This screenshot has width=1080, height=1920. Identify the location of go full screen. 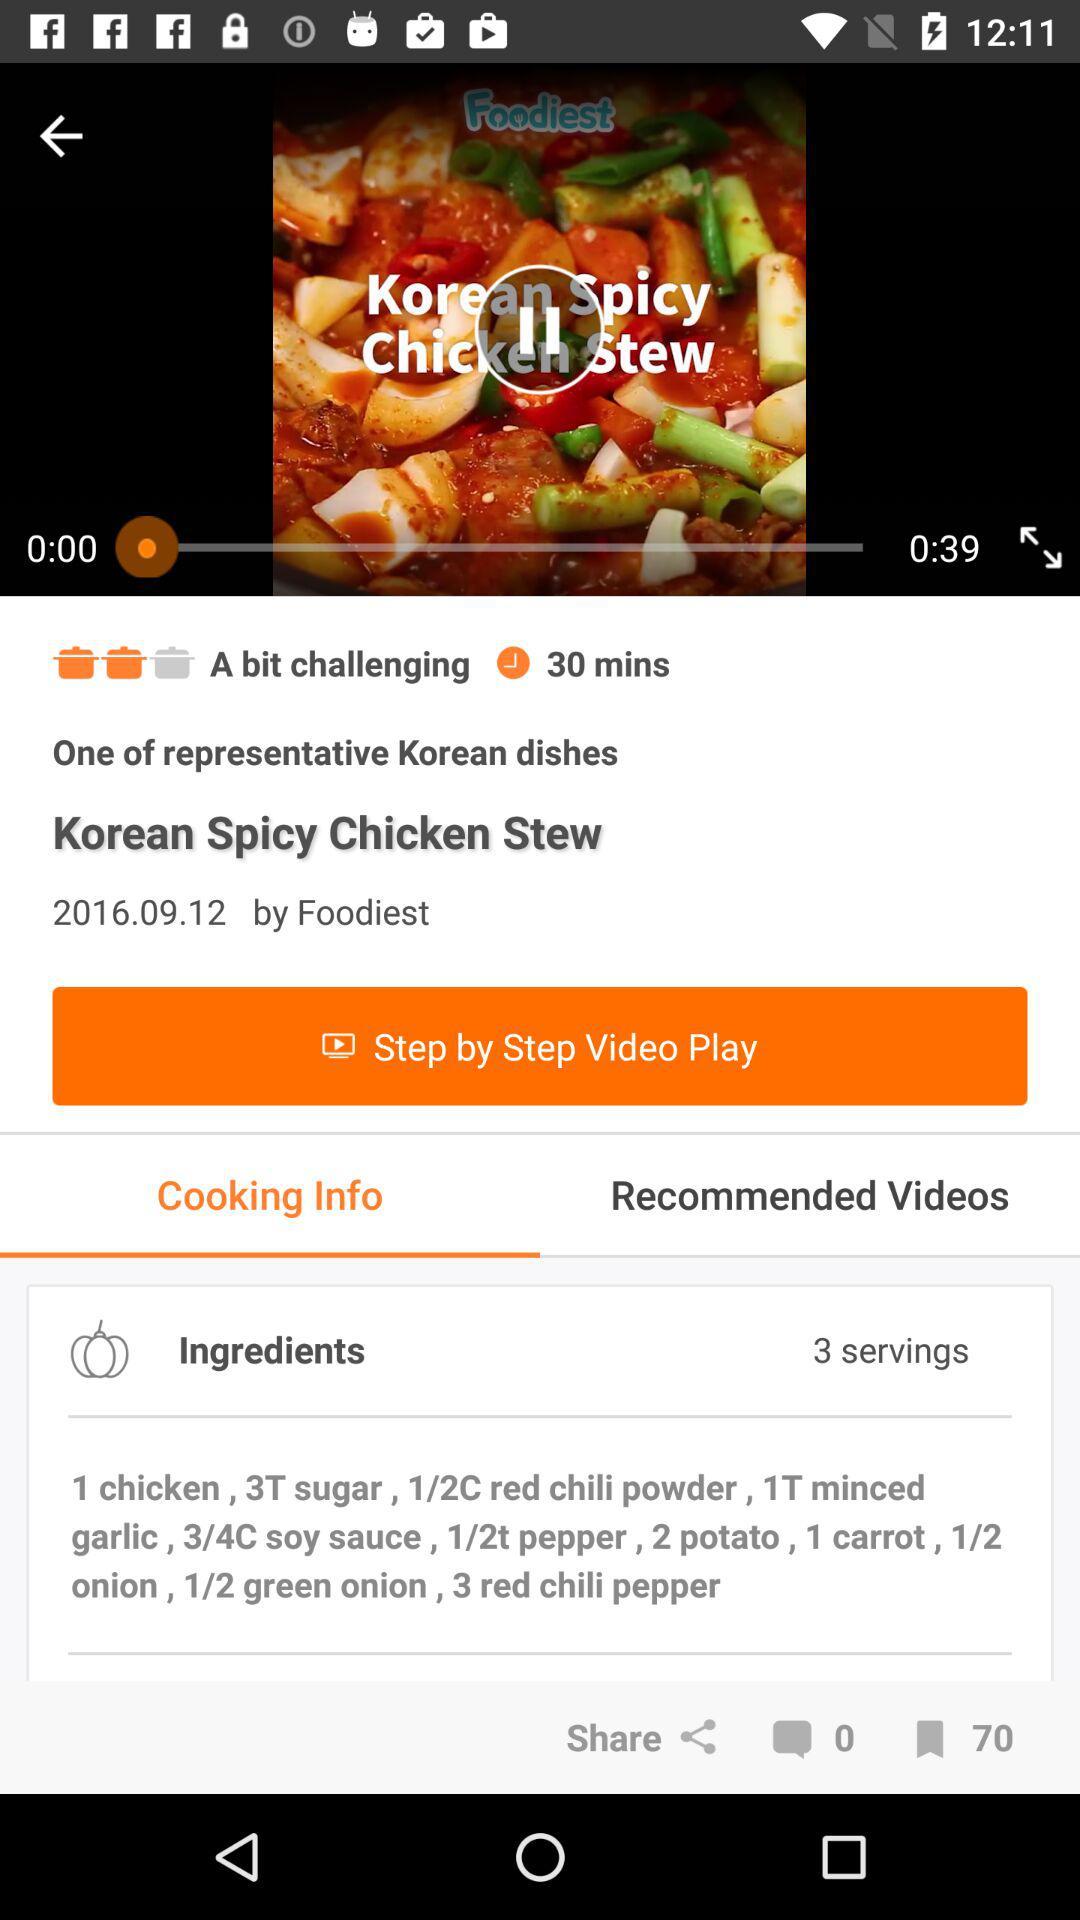
(1039, 547).